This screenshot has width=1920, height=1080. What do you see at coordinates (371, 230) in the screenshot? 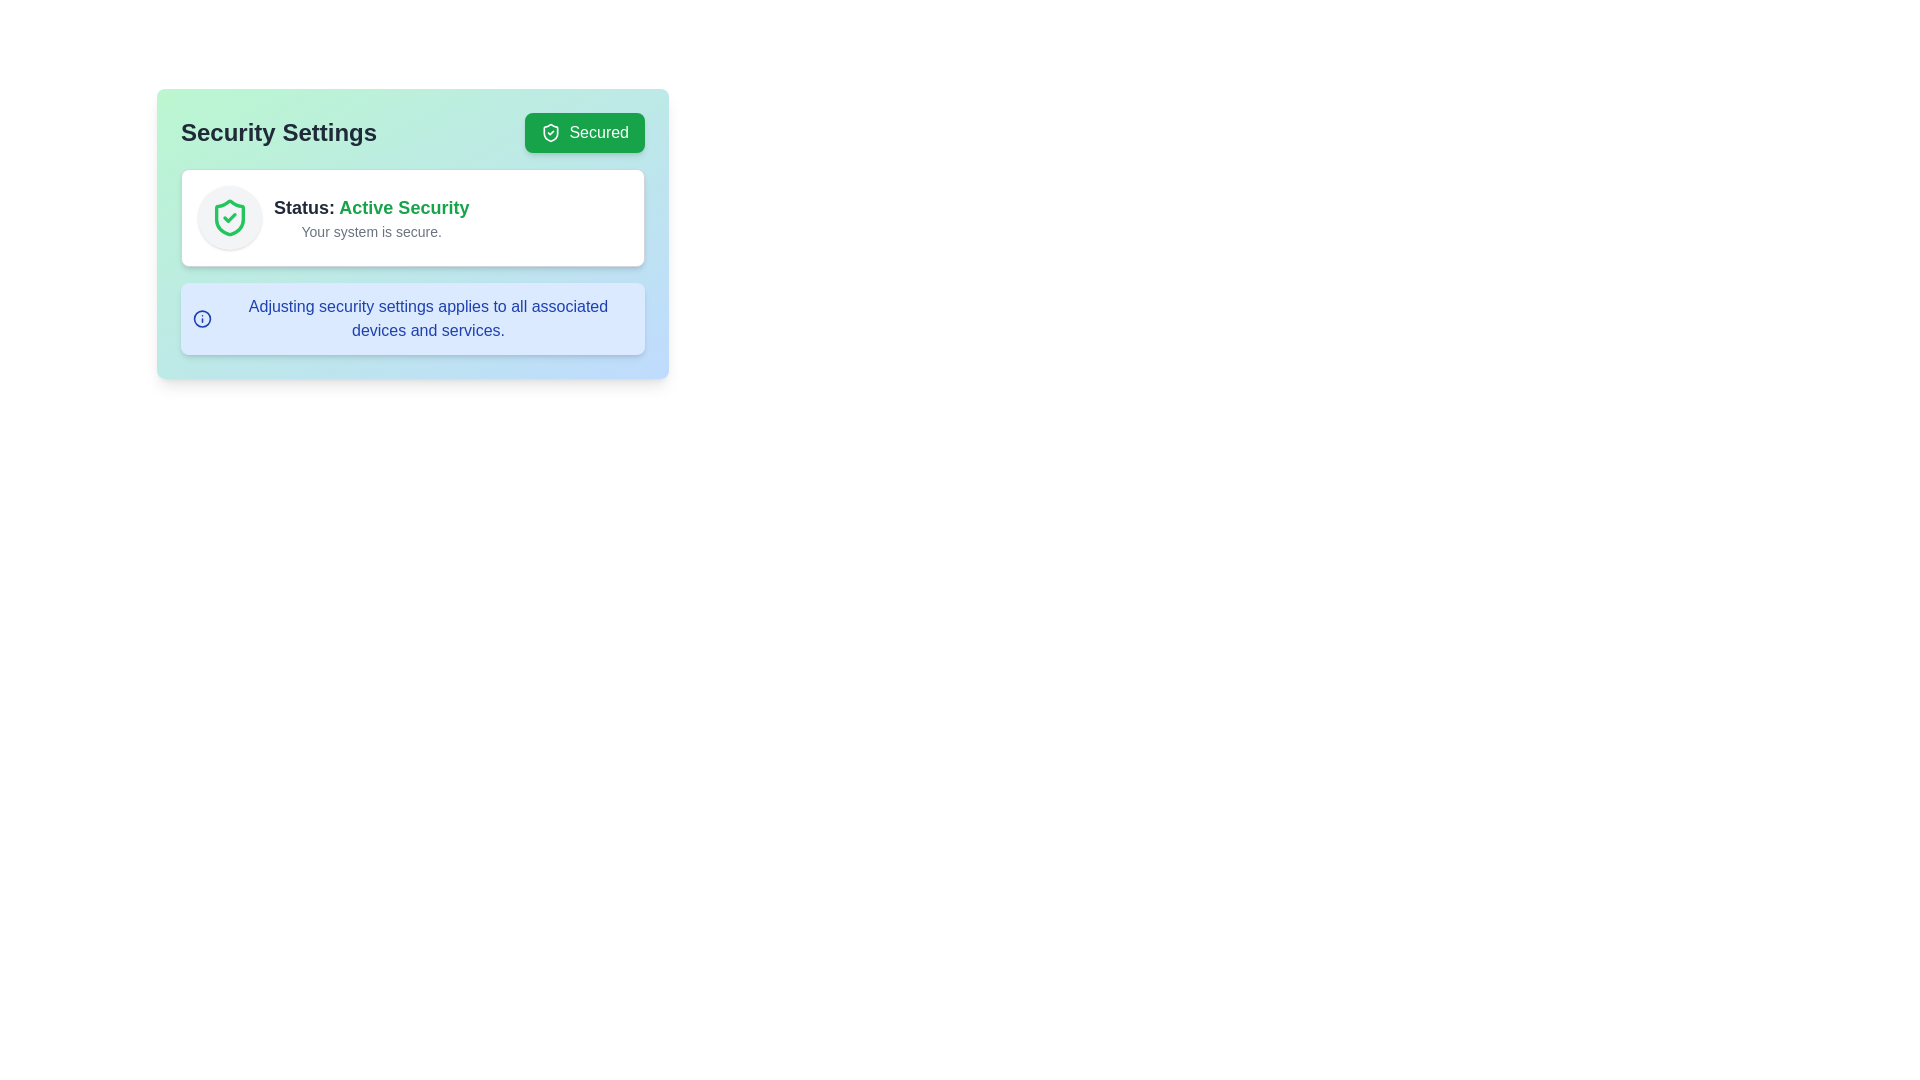
I see `the text label displaying 'Your system is secure.' which is located below the heading 'Status: Active Security' and aligned under the green status message 'Active Security'` at bounding box center [371, 230].